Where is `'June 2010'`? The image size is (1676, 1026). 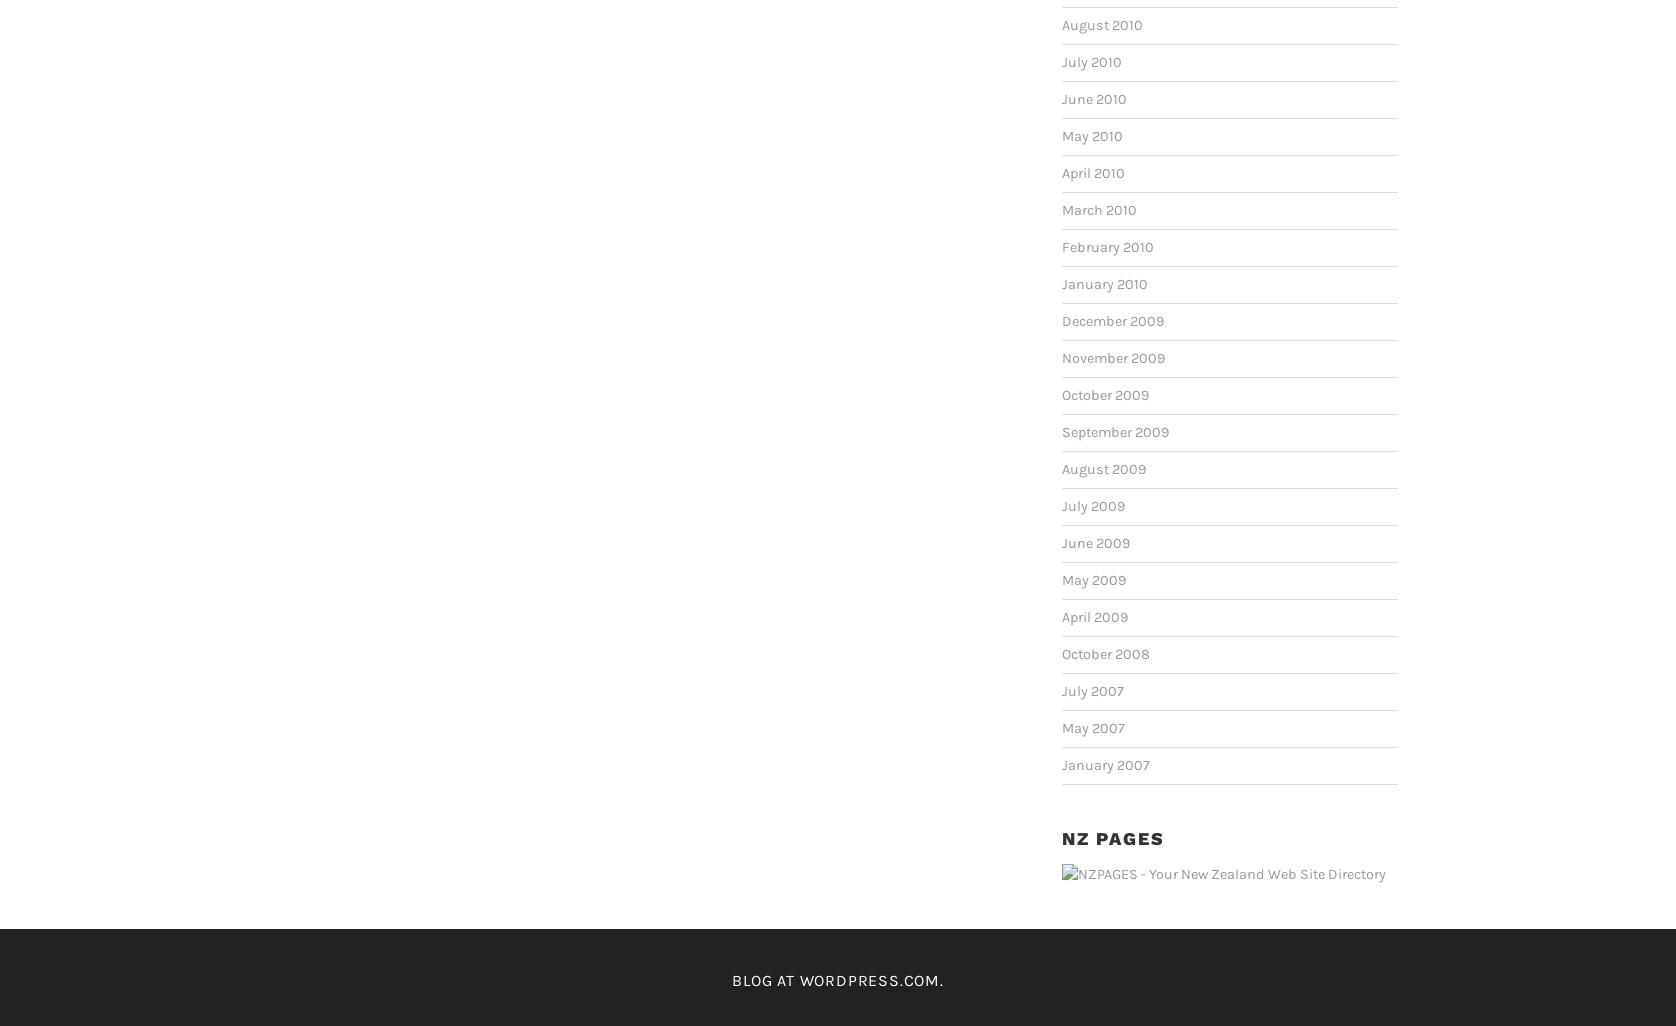 'June 2010' is located at coordinates (1093, 98).